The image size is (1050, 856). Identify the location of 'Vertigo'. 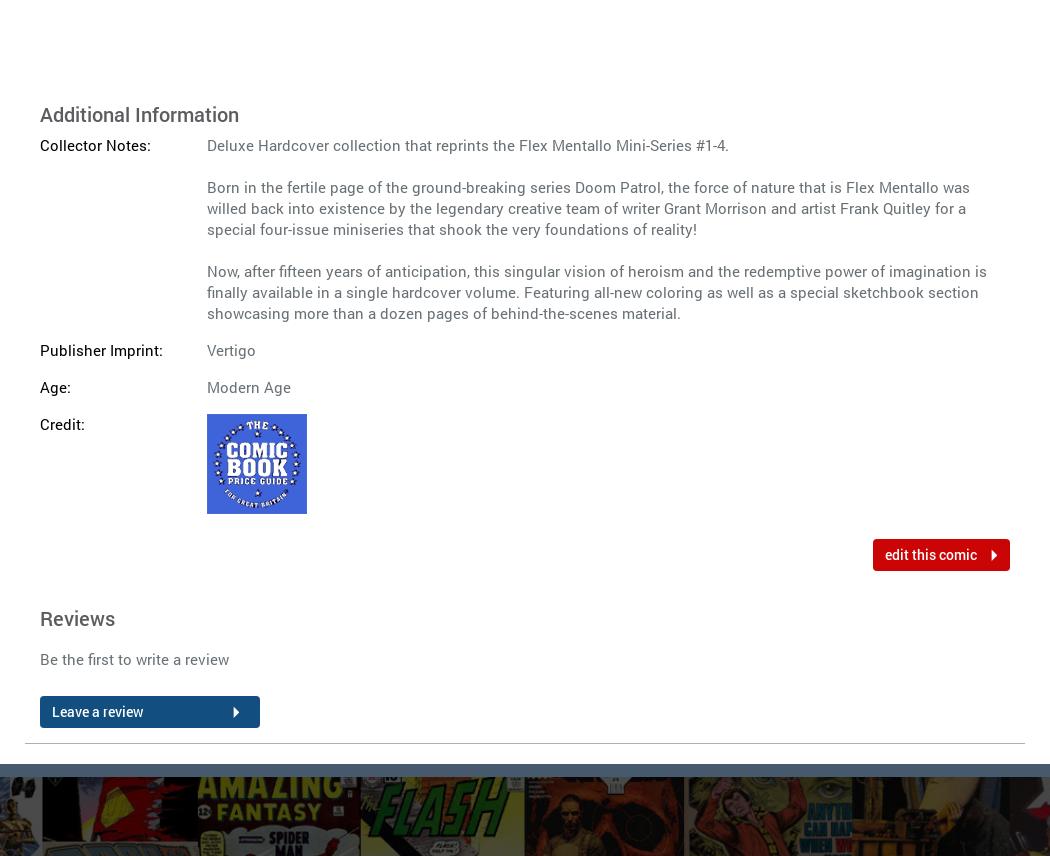
(230, 349).